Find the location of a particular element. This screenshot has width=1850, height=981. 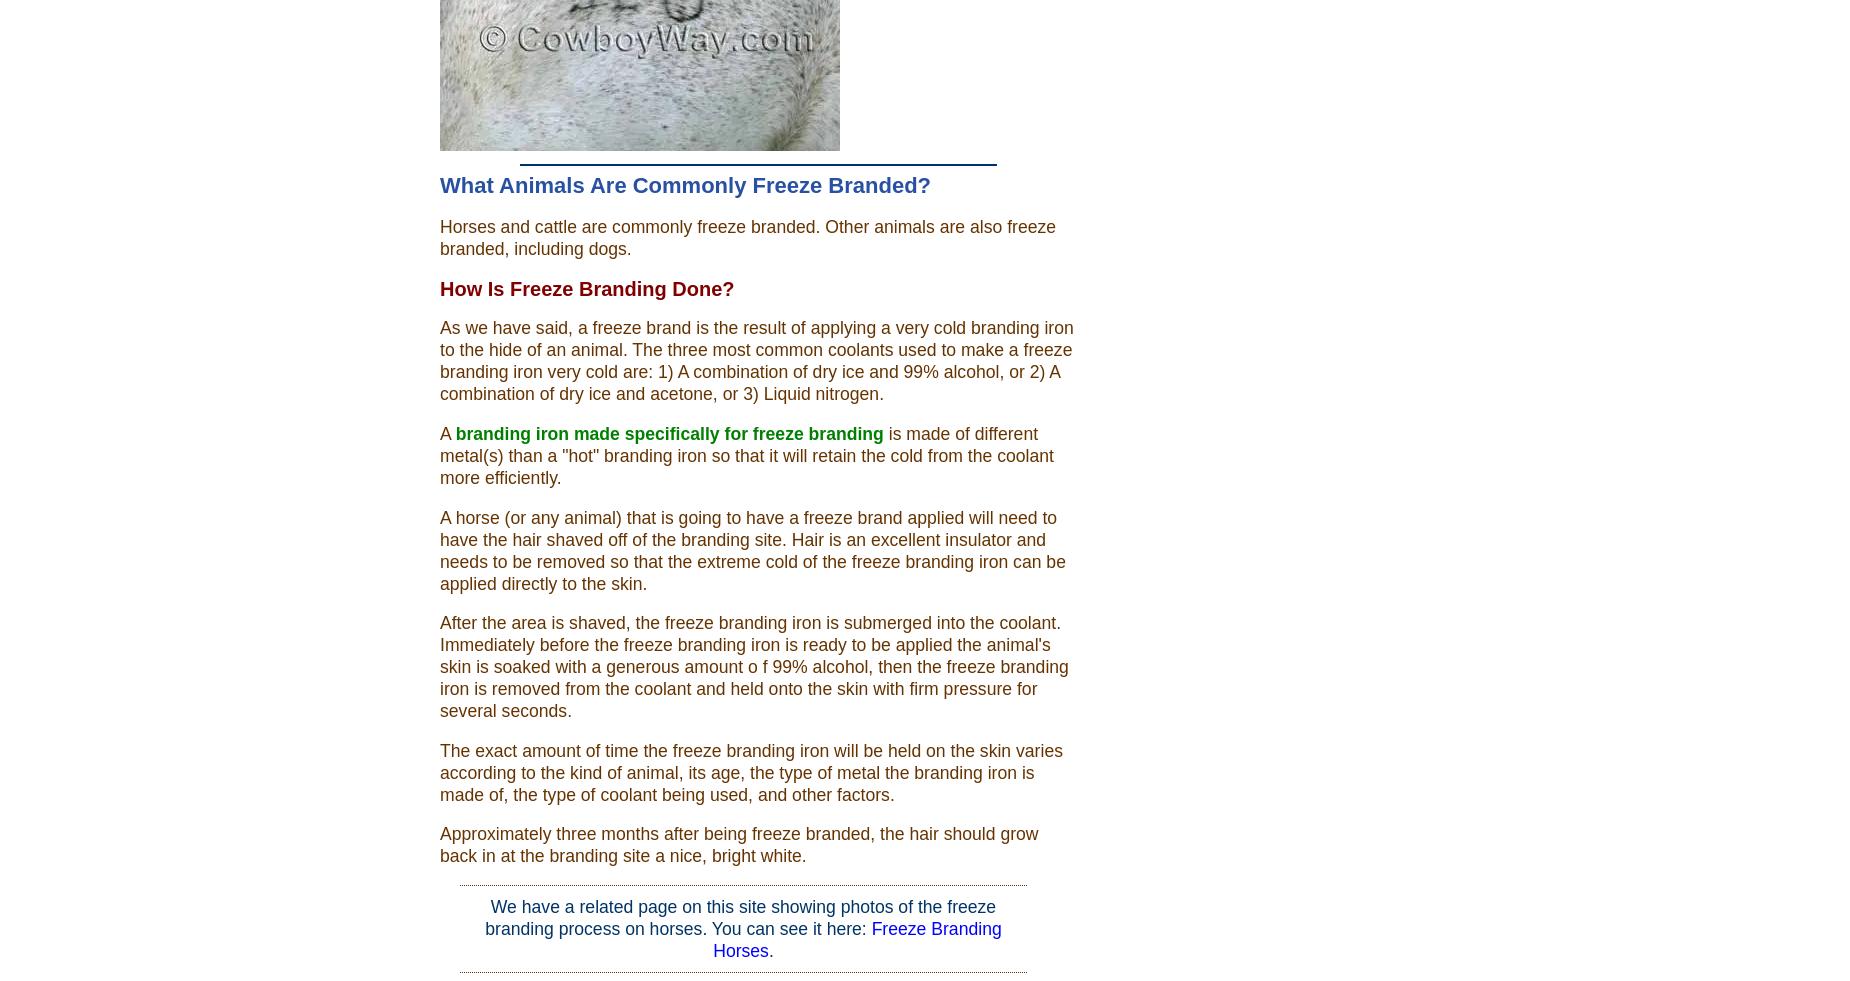

'A horse (or any animal) that is going to have a
freeze brand applied will need to have the hair shaved off of the branding
site. Hair is an excellent insulator and needs to be removed so that the extreme
cold of the freeze branding iron can be applied directly to the skin.' is located at coordinates (752, 550).